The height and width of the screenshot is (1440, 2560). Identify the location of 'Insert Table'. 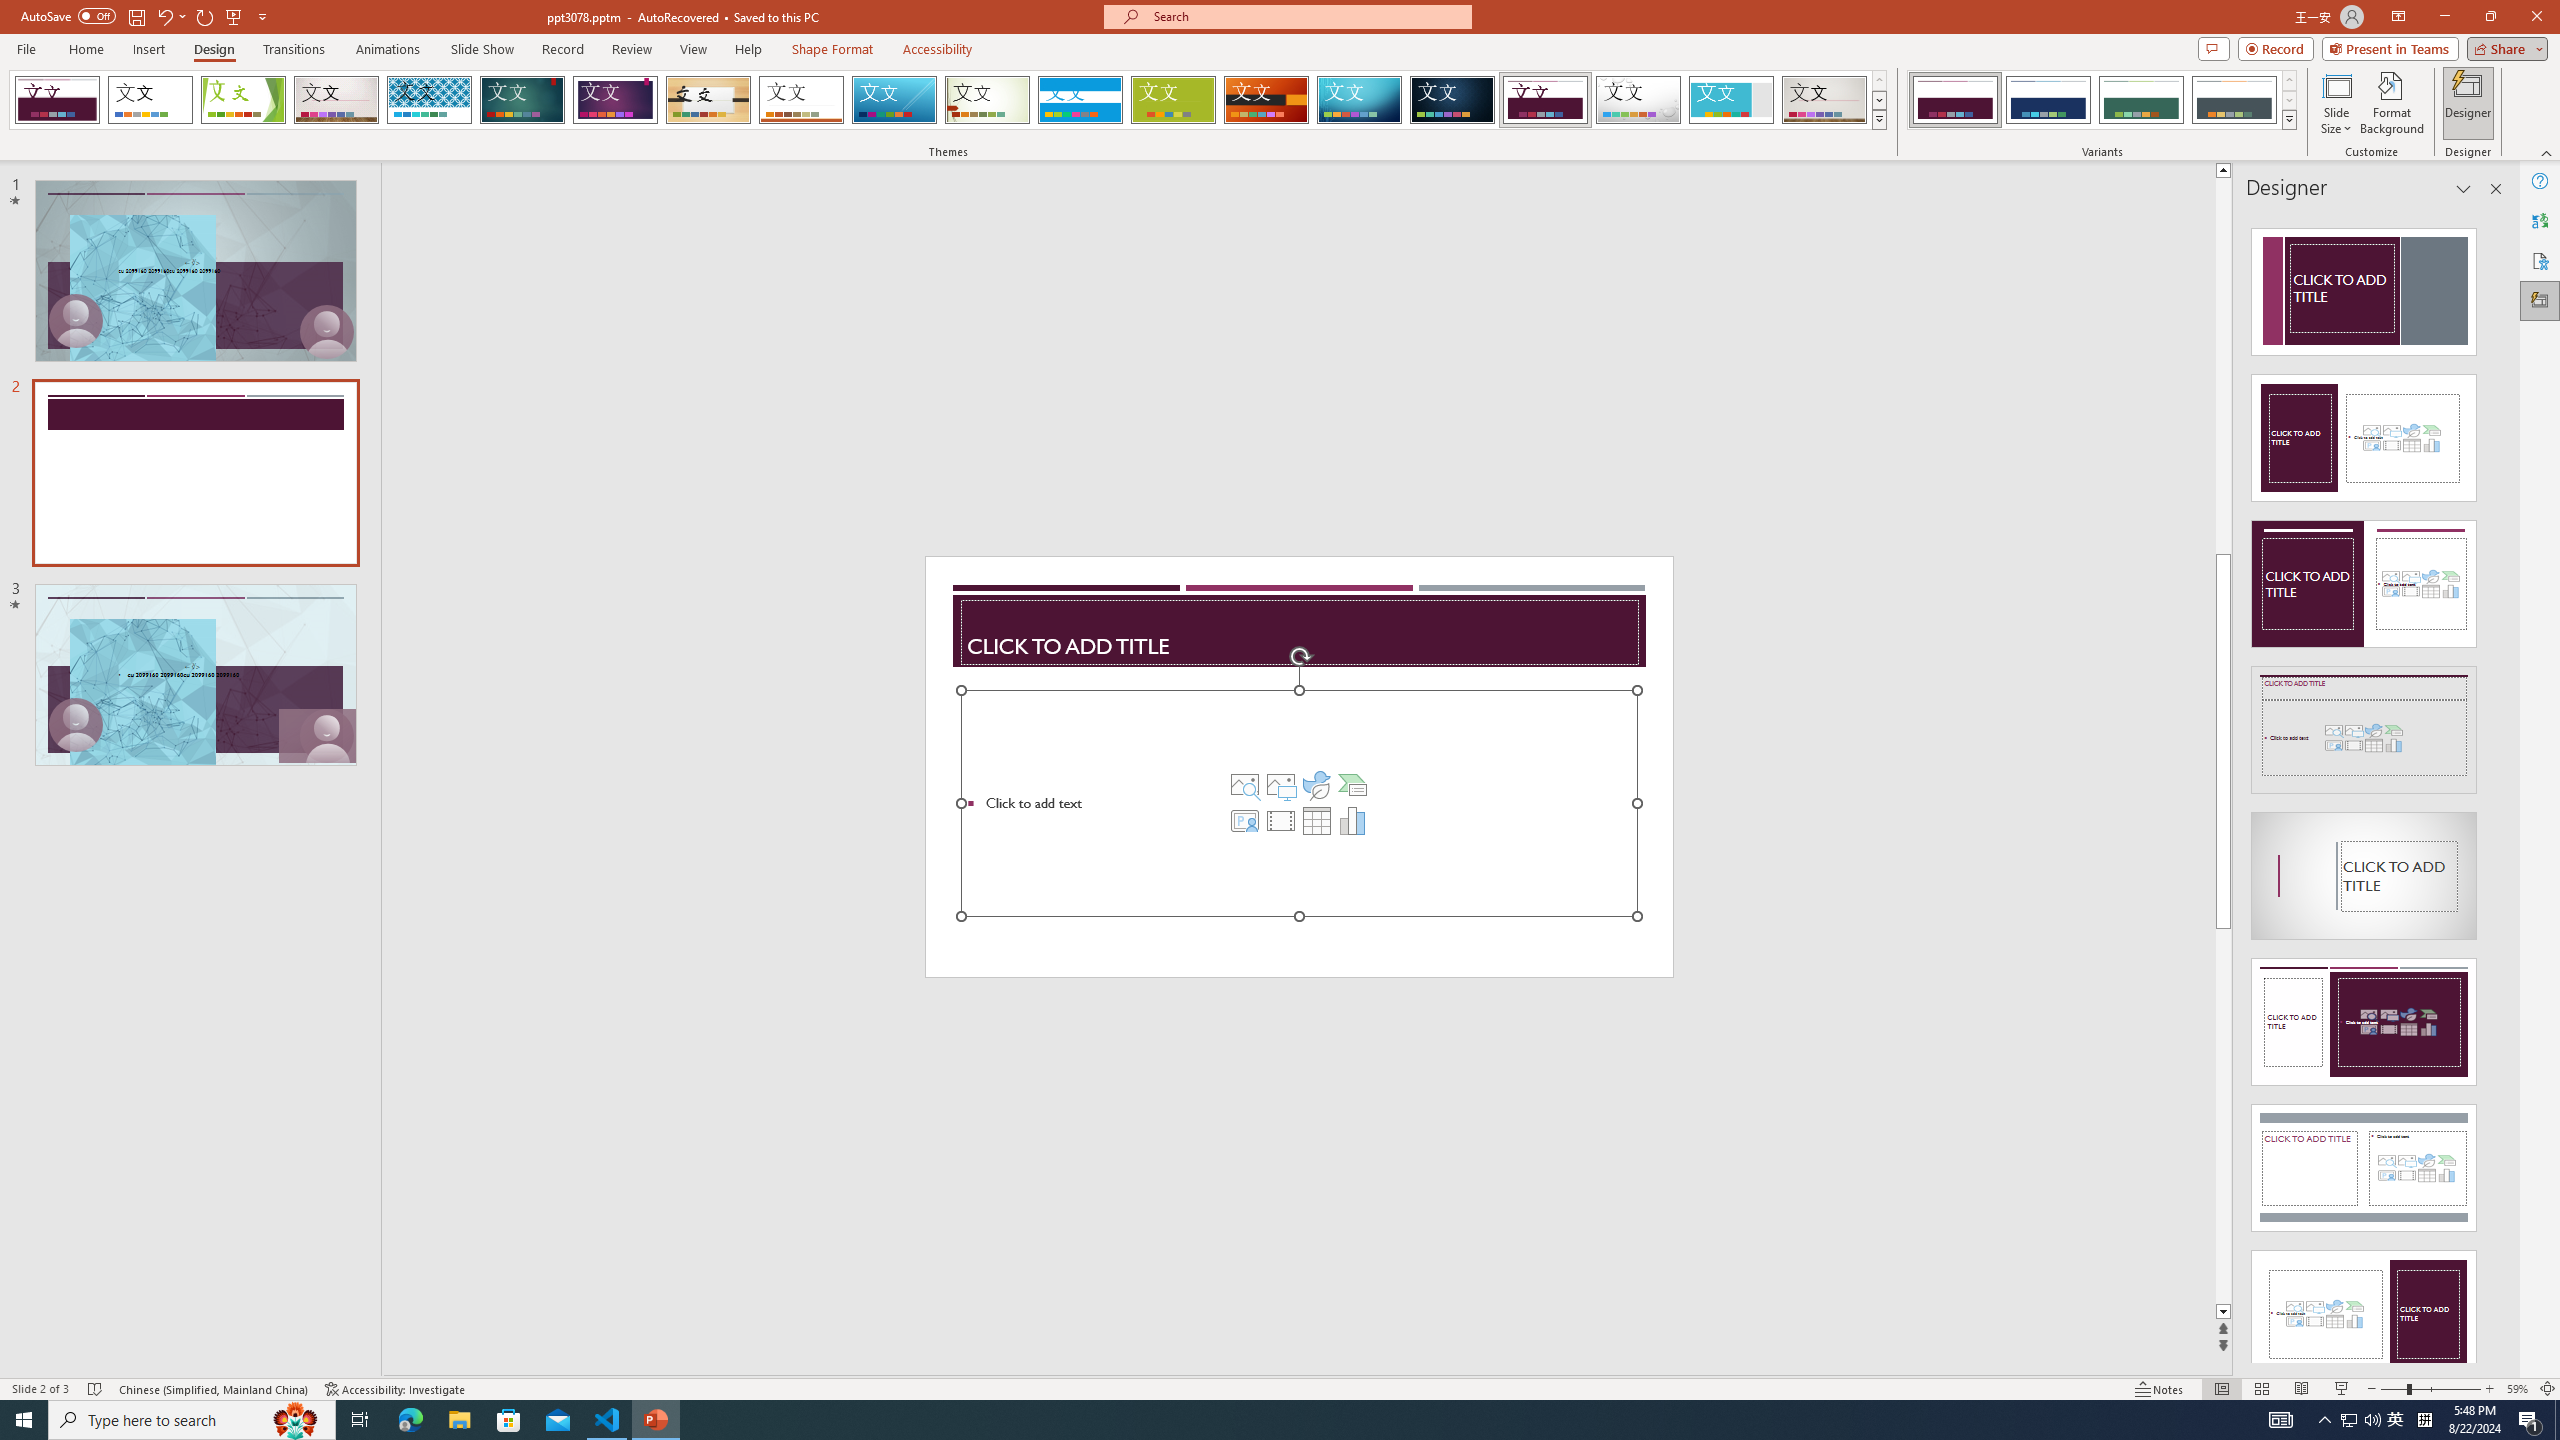
(1316, 819).